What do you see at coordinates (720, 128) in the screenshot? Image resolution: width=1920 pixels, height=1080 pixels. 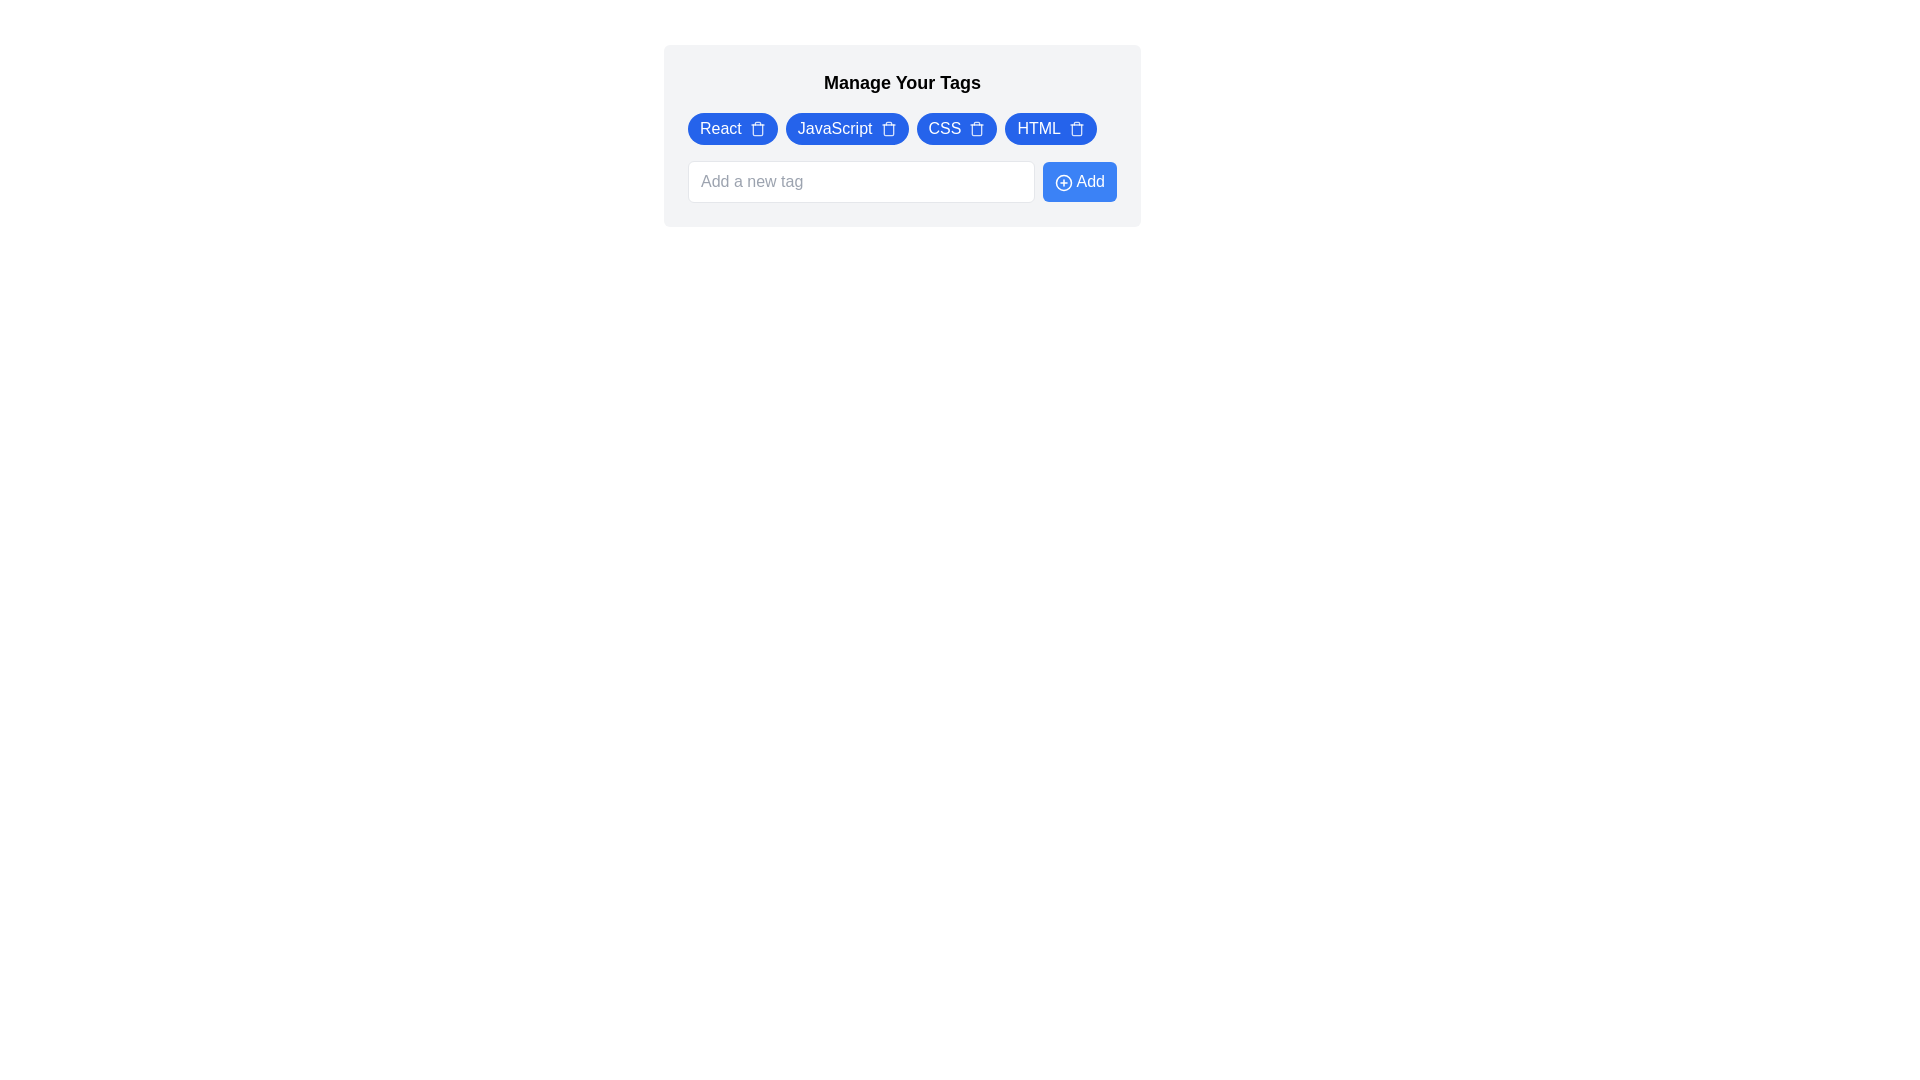 I see `the text label displaying 'React', which is styled with a white font on a blue rectangular background with rounded edges, located in the 'Manage Your Tags' section` at bounding box center [720, 128].